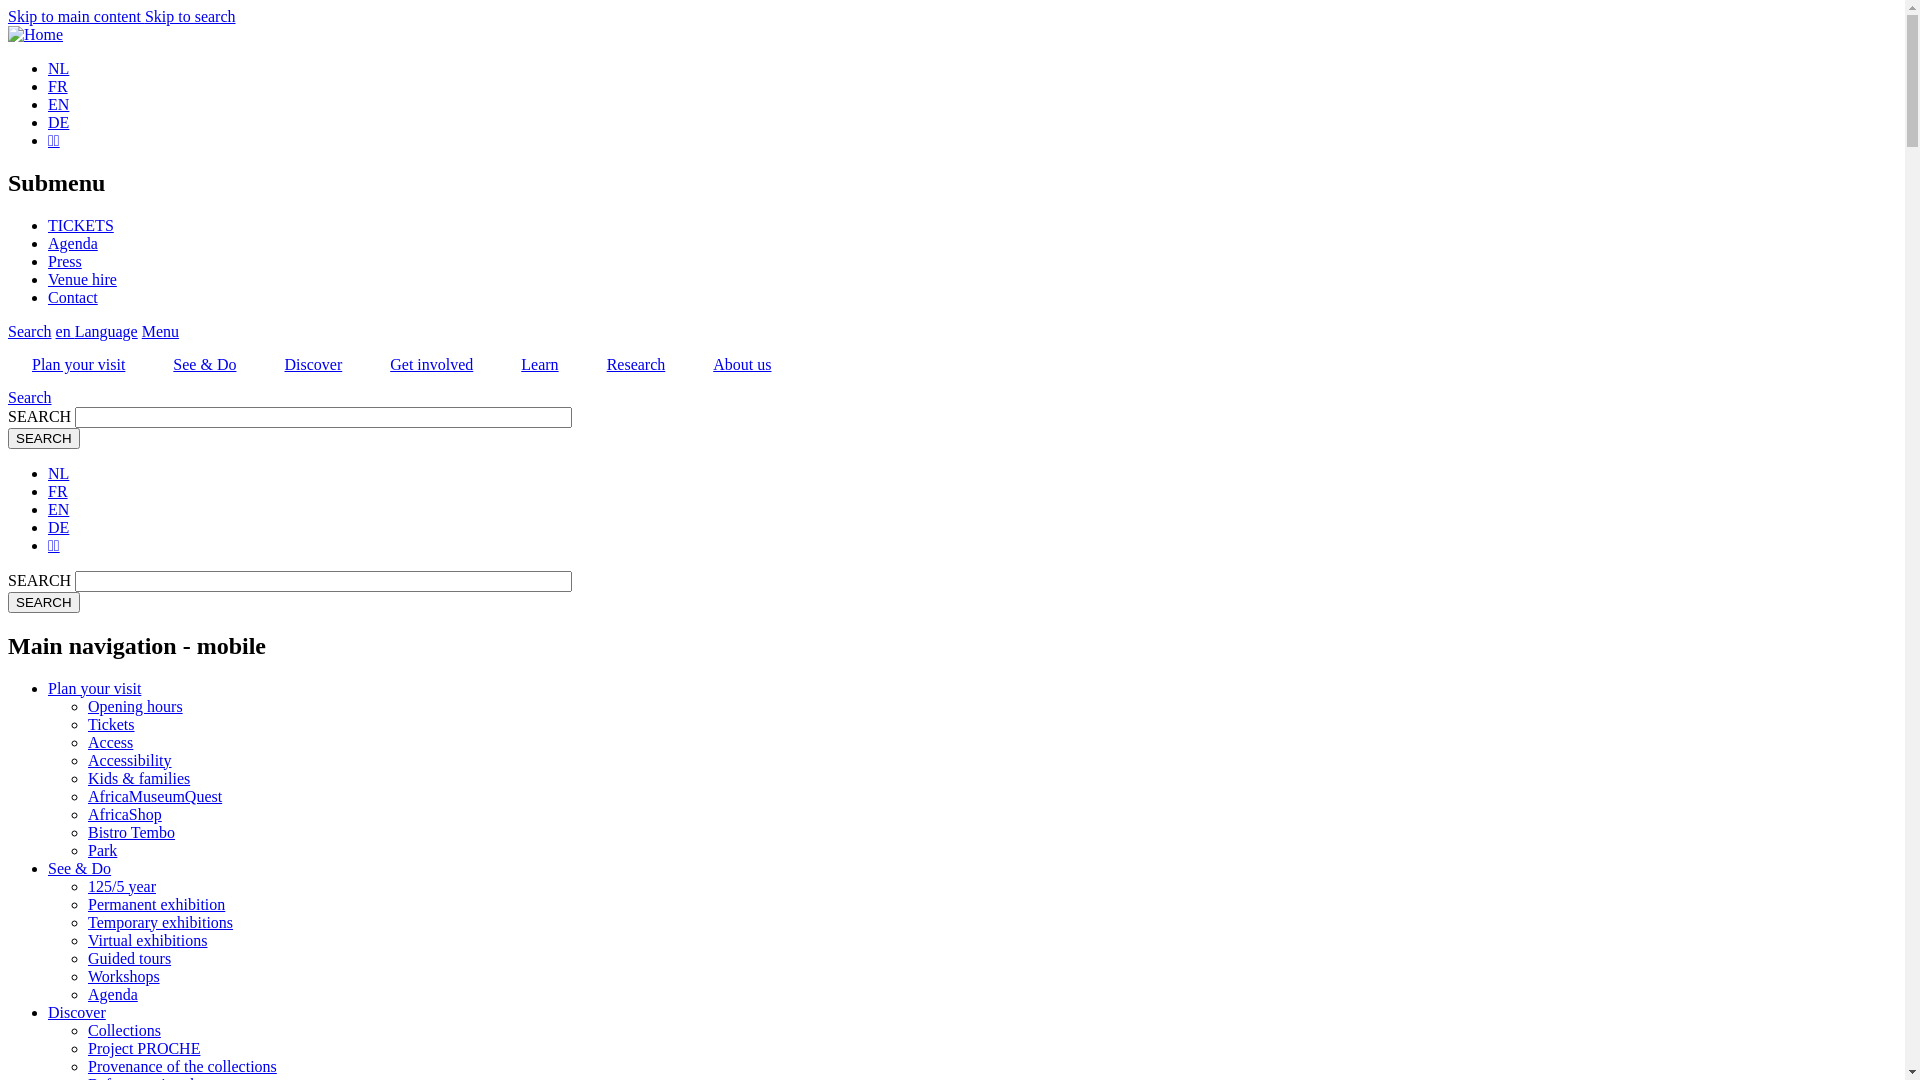 The image size is (1920, 1080). What do you see at coordinates (146, 940) in the screenshot?
I see `'Virtual exhibitions'` at bounding box center [146, 940].